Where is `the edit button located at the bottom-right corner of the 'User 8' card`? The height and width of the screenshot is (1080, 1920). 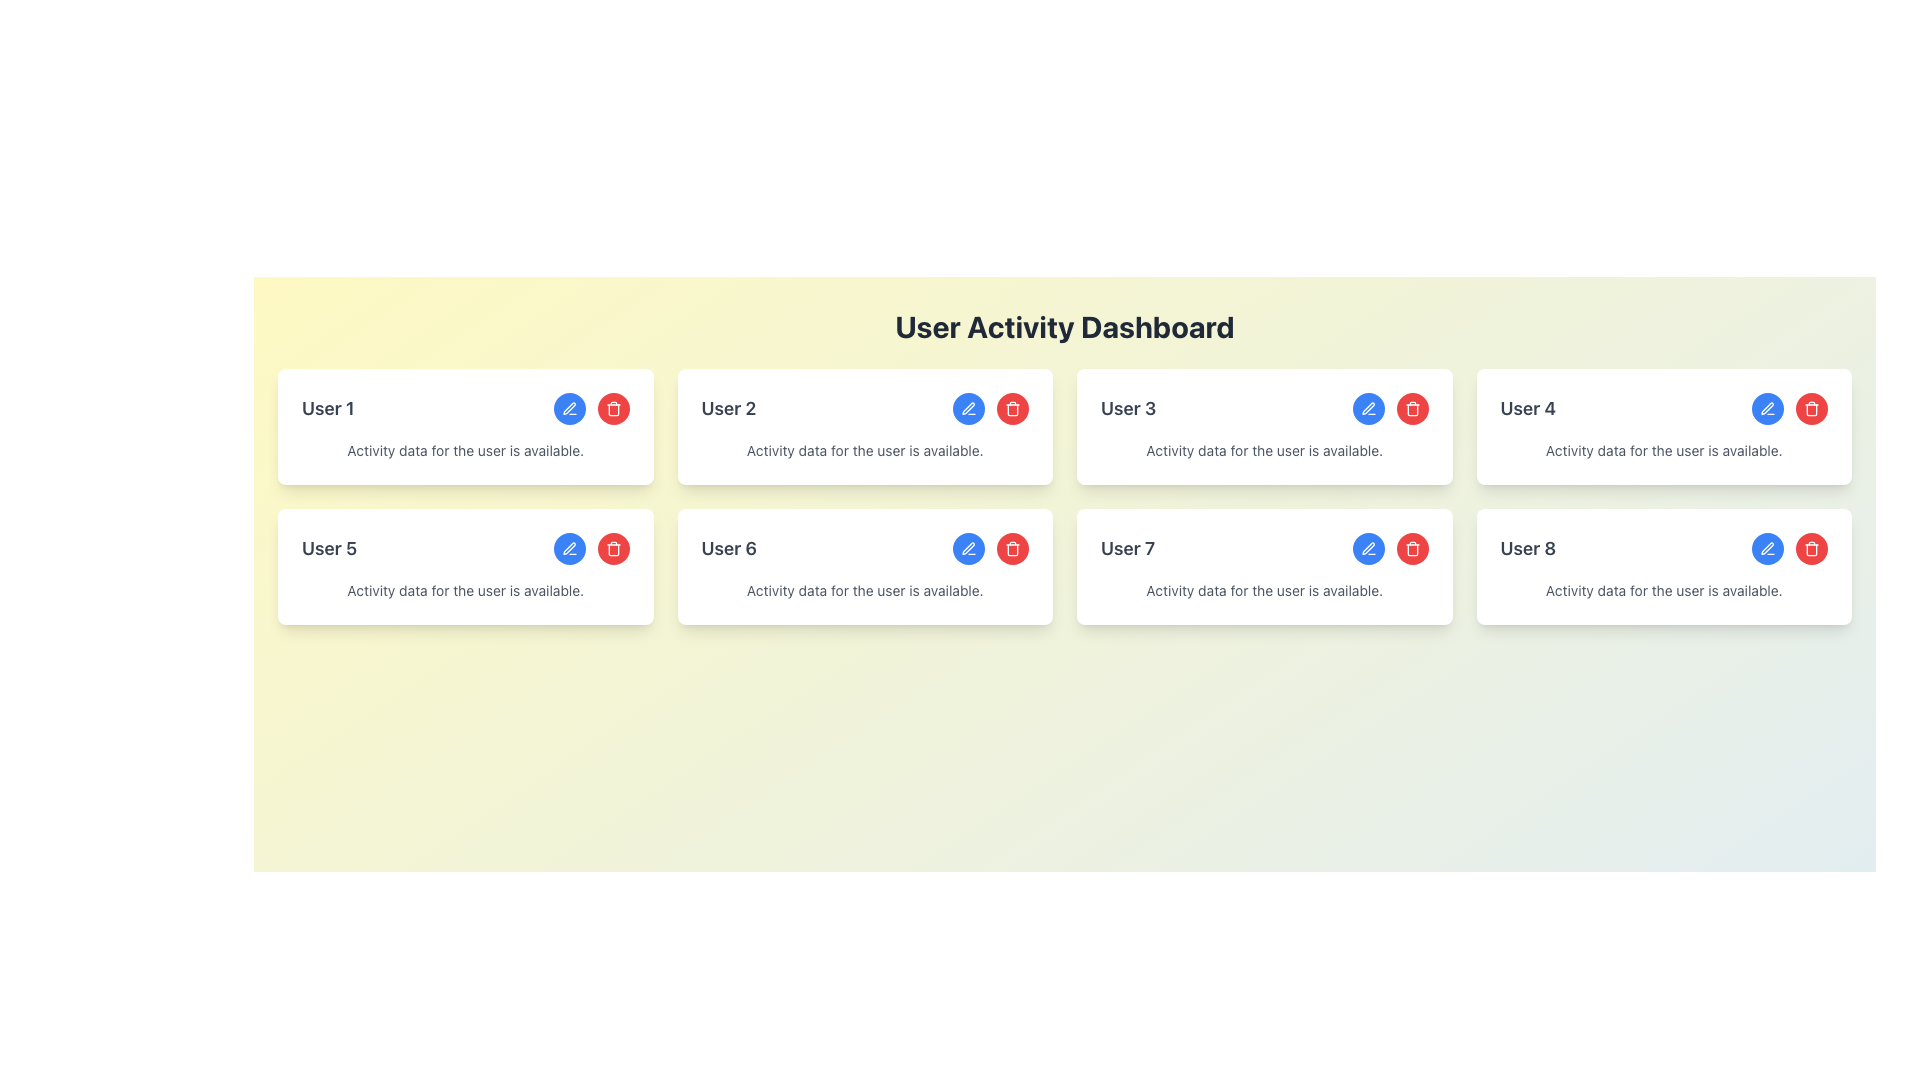
the edit button located at the bottom-right corner of the 'User 8' card is located at coordinates (1767, 548).